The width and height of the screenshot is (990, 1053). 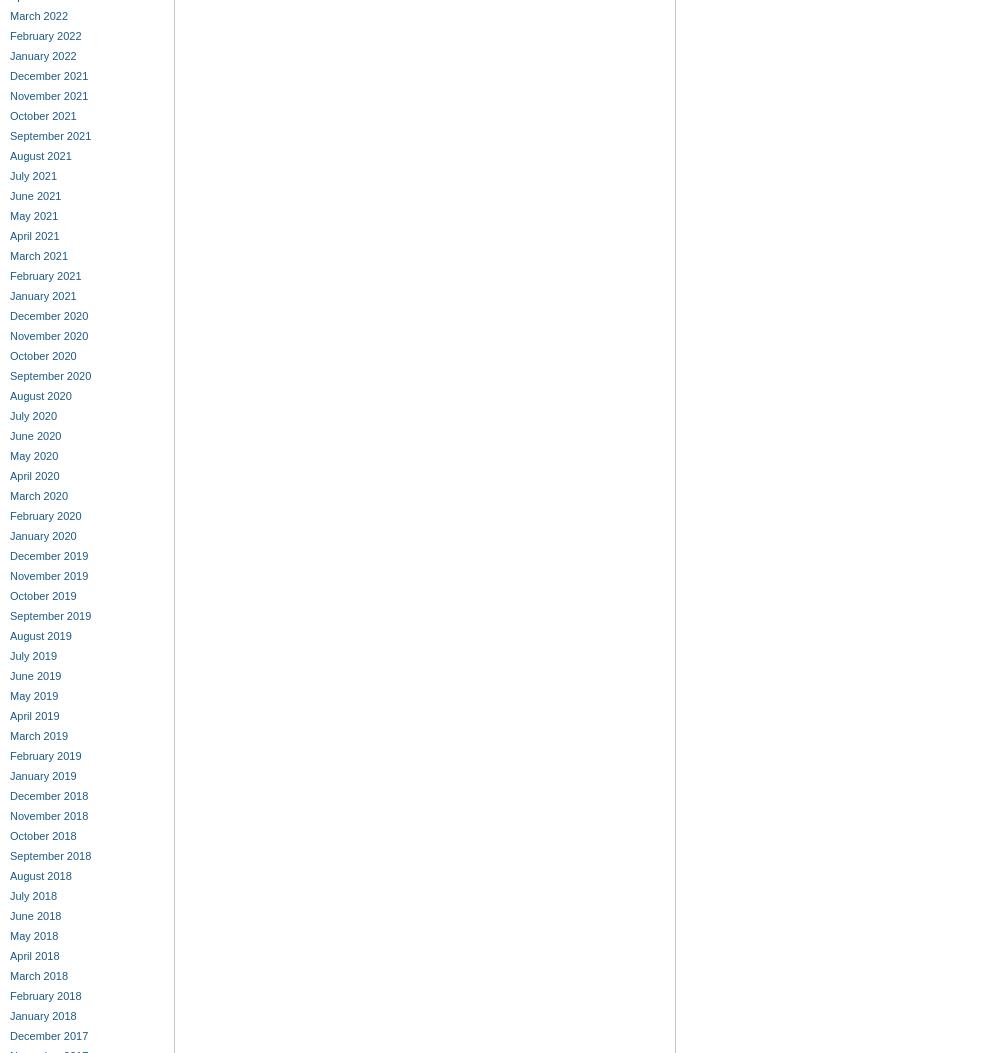 I want to click on 'September 2021', so click(x=49, y=136).